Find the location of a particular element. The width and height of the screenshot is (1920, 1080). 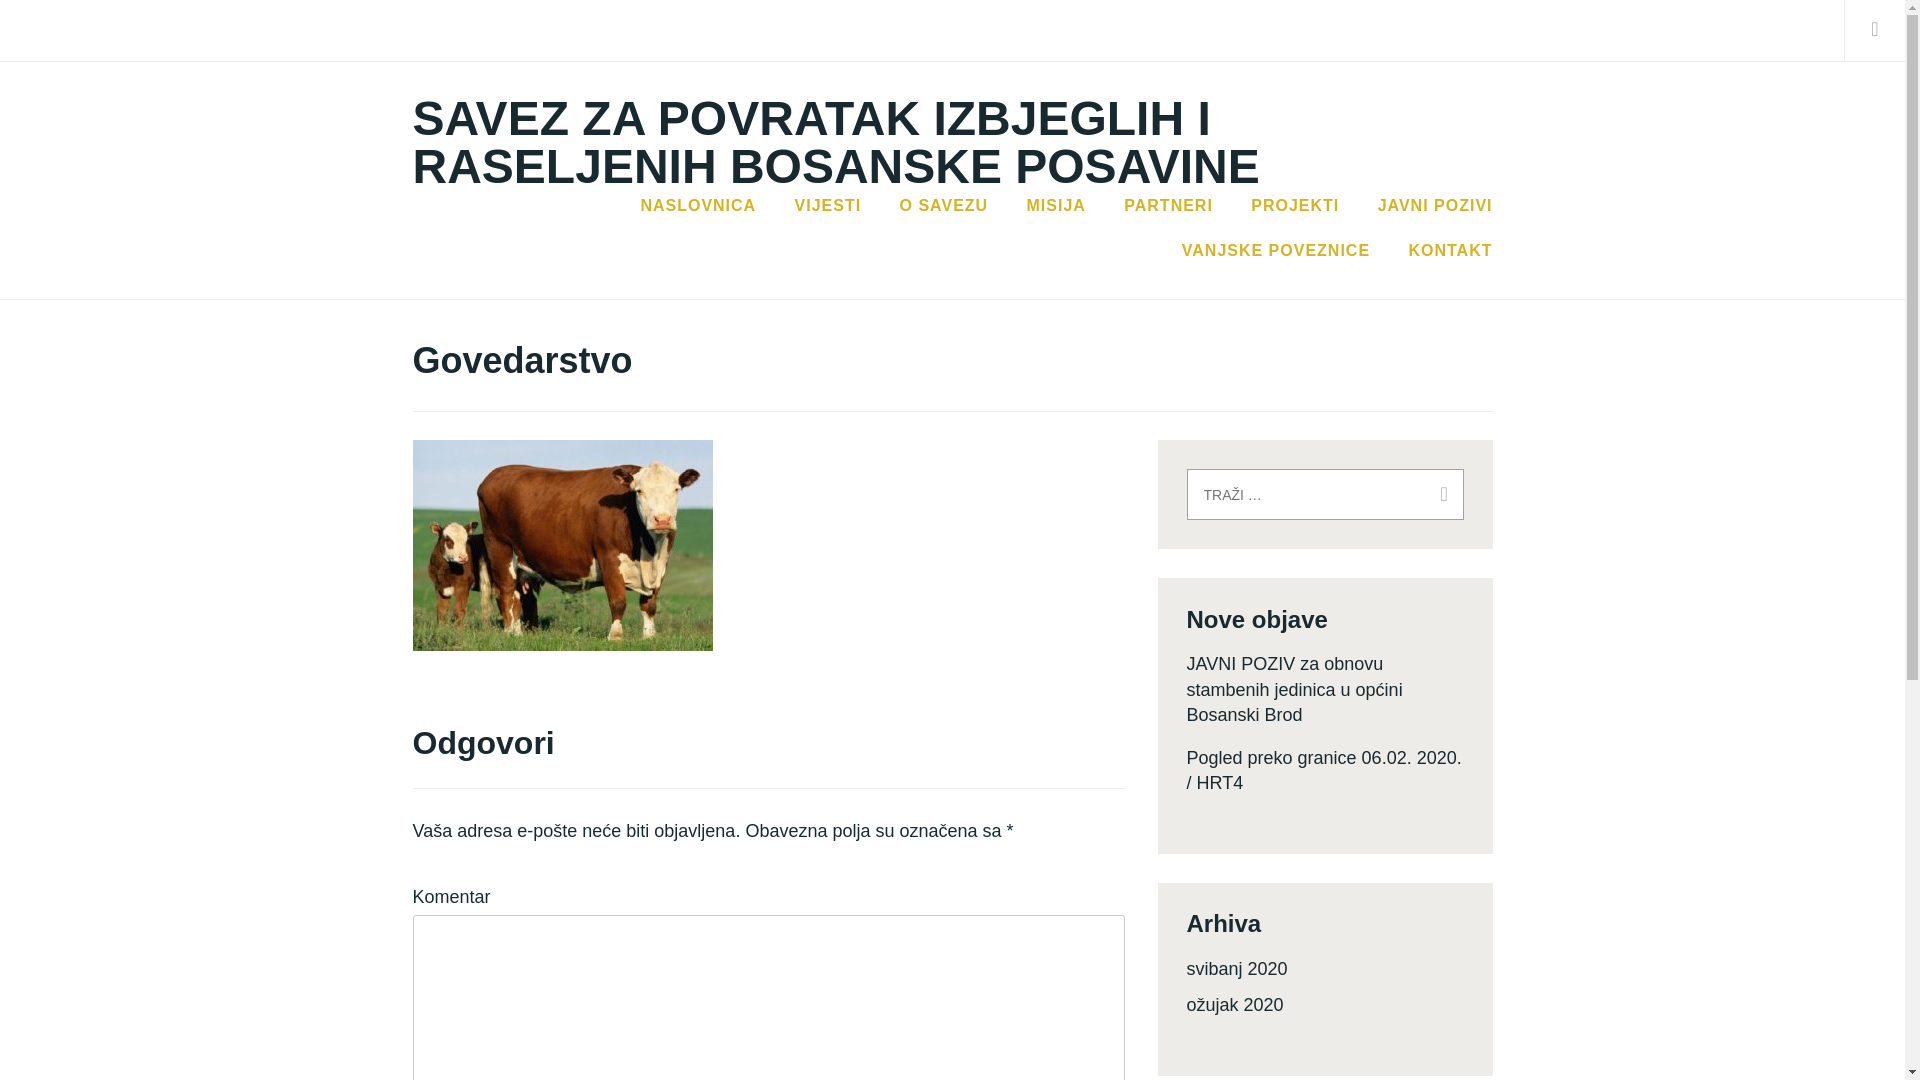

'KONTAKT' is located at coordinates (1449, 249).